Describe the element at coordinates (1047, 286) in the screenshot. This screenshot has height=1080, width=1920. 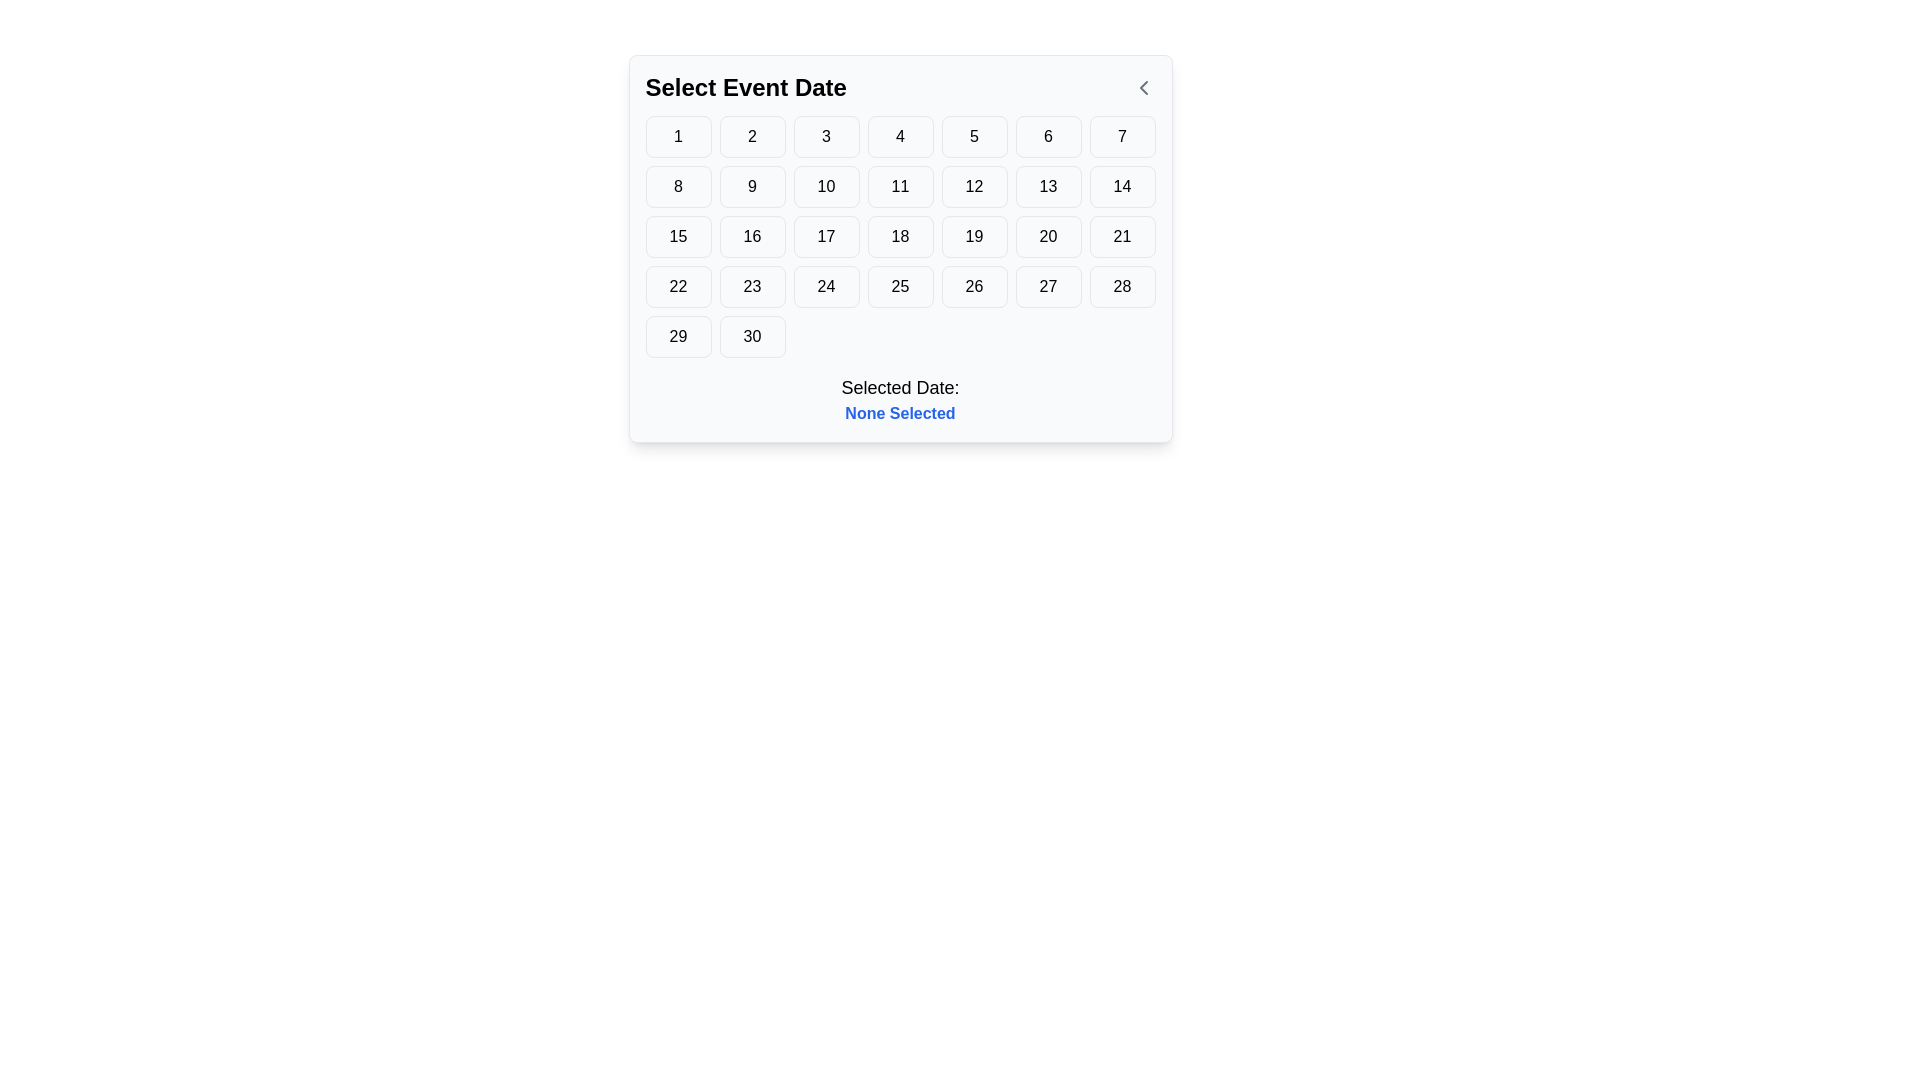
I see `the square button with the text '27' in the fourth row and sixth column of the grid layout within the 'Select Event Date' modal` at that location.